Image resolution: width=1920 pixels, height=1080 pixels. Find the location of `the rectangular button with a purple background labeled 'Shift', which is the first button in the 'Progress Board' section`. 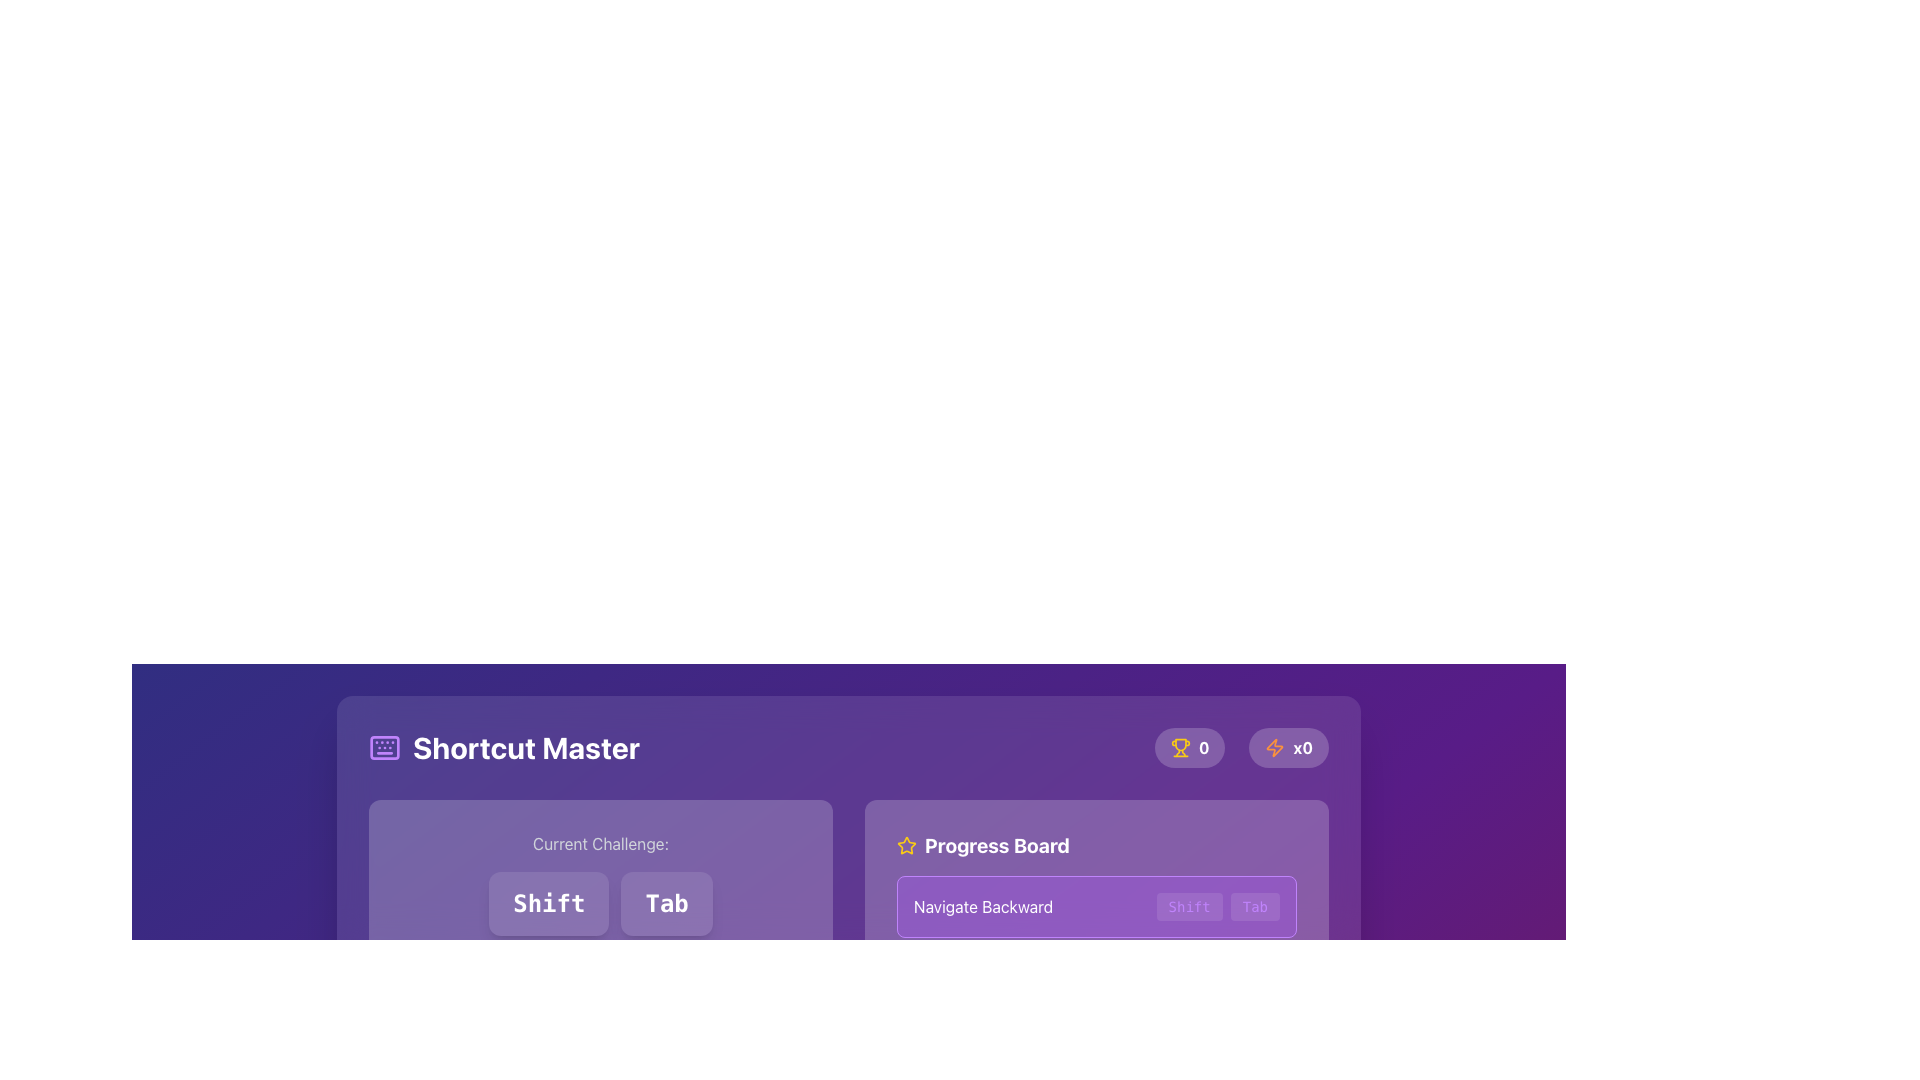

the rectangular button with a purple background labeled 'Shift', which is the first button in the 'Progress Board' section is located at coordinates (1189, 906).